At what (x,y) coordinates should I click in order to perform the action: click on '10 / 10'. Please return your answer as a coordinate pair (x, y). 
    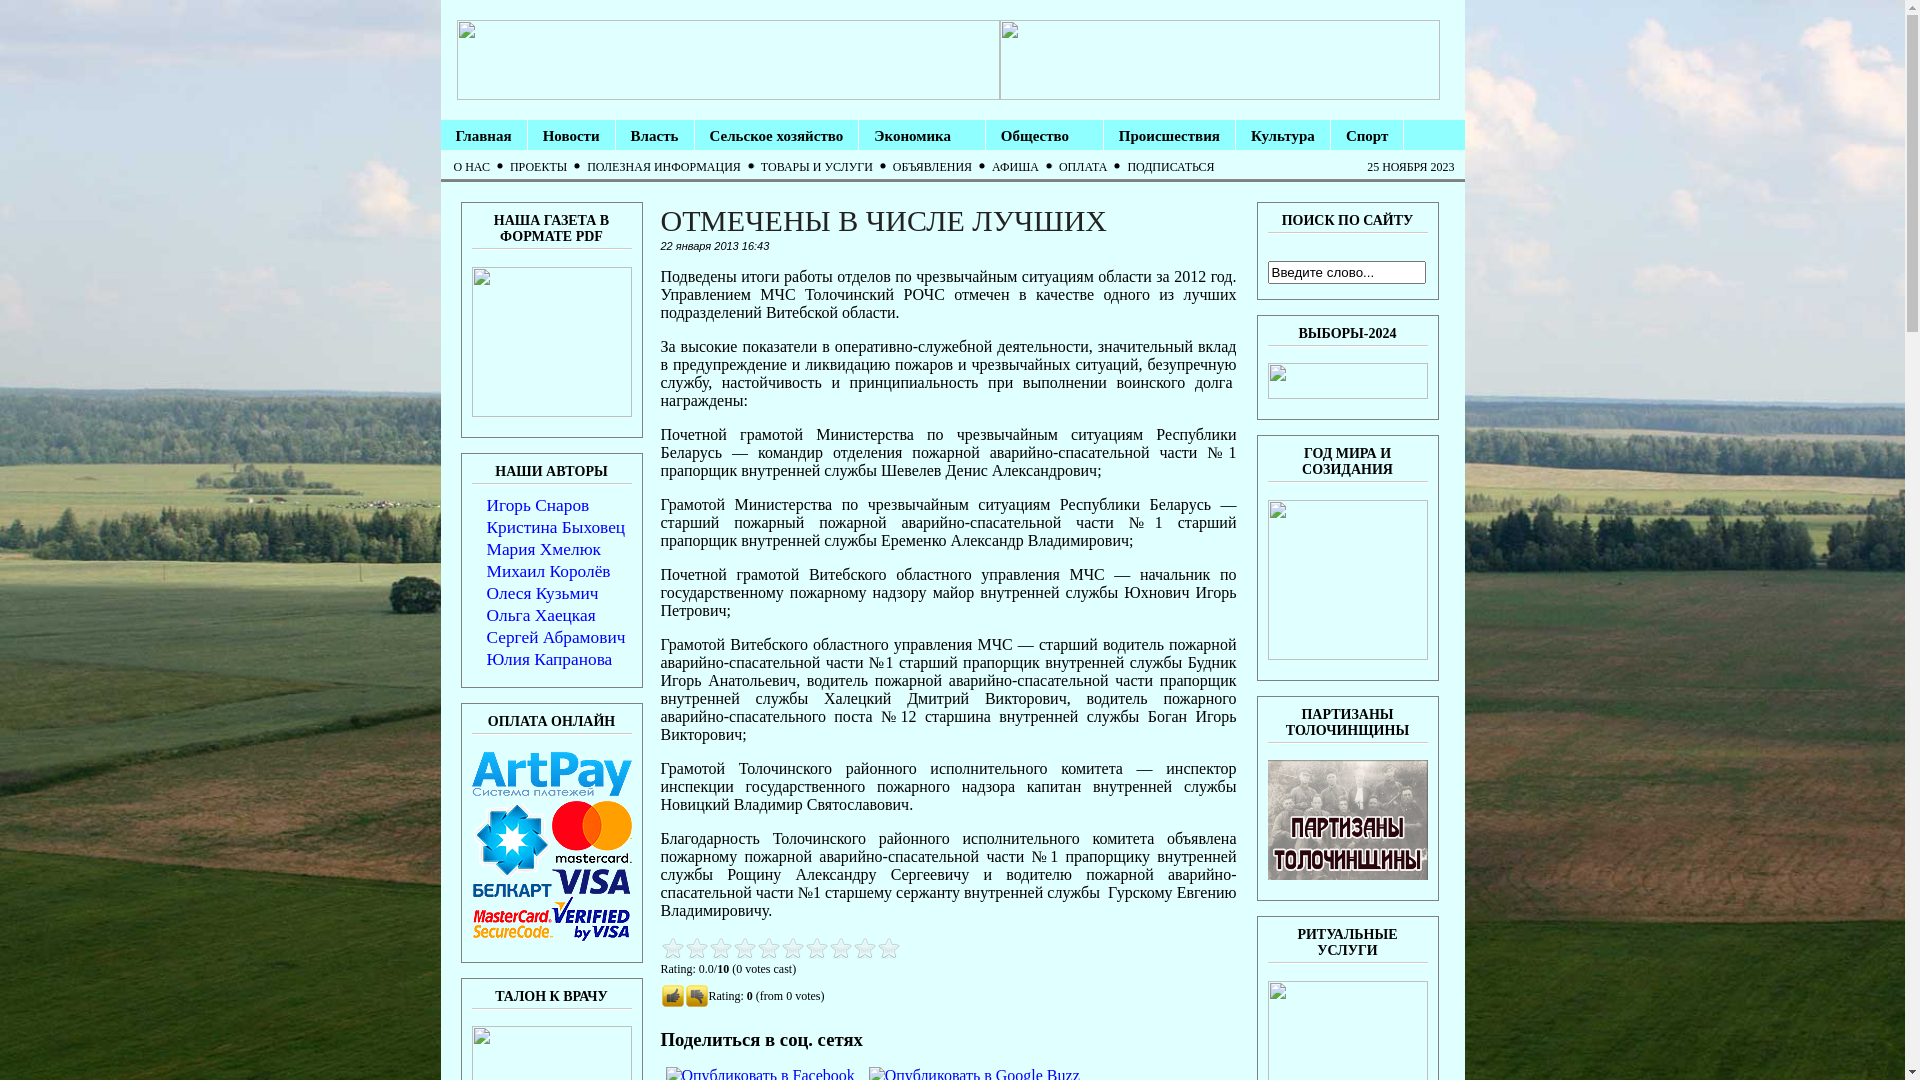
    Looking at the image, I should click on (778, 947).